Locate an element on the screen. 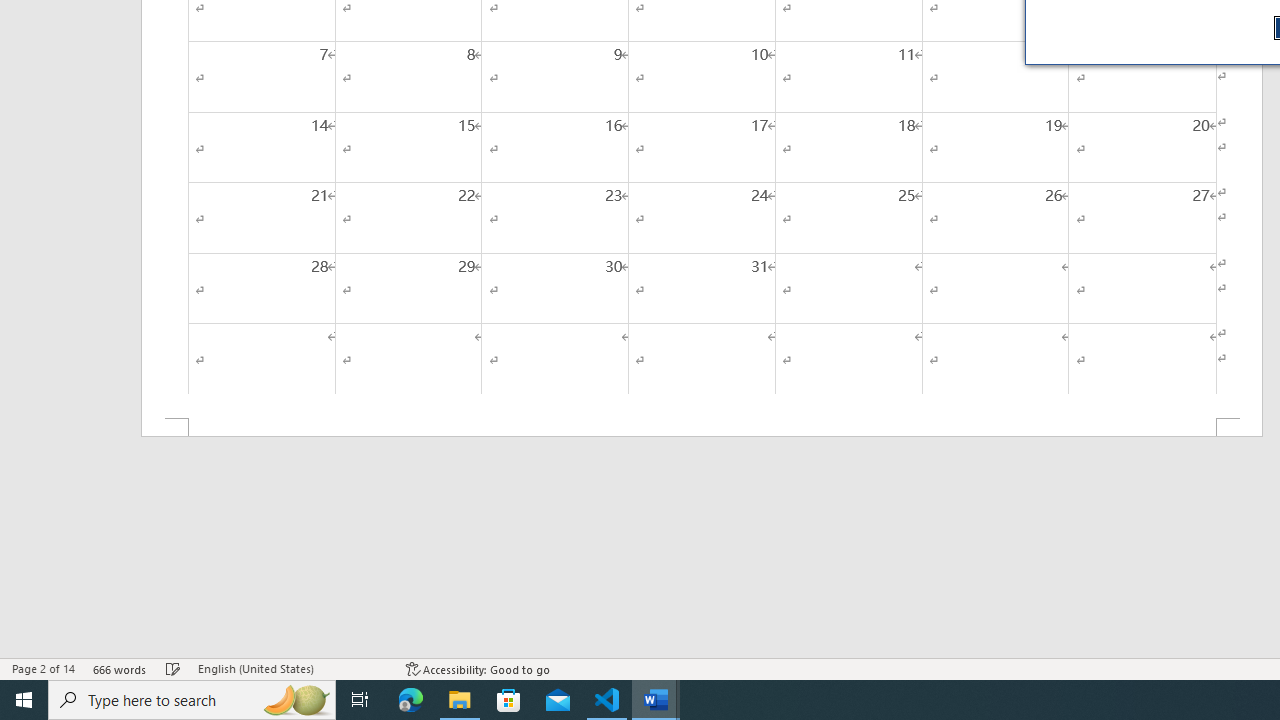 This screenshot has width=1280, height=720. 'Page Number Page 2 of 14' is located at coordinates (43, 669).